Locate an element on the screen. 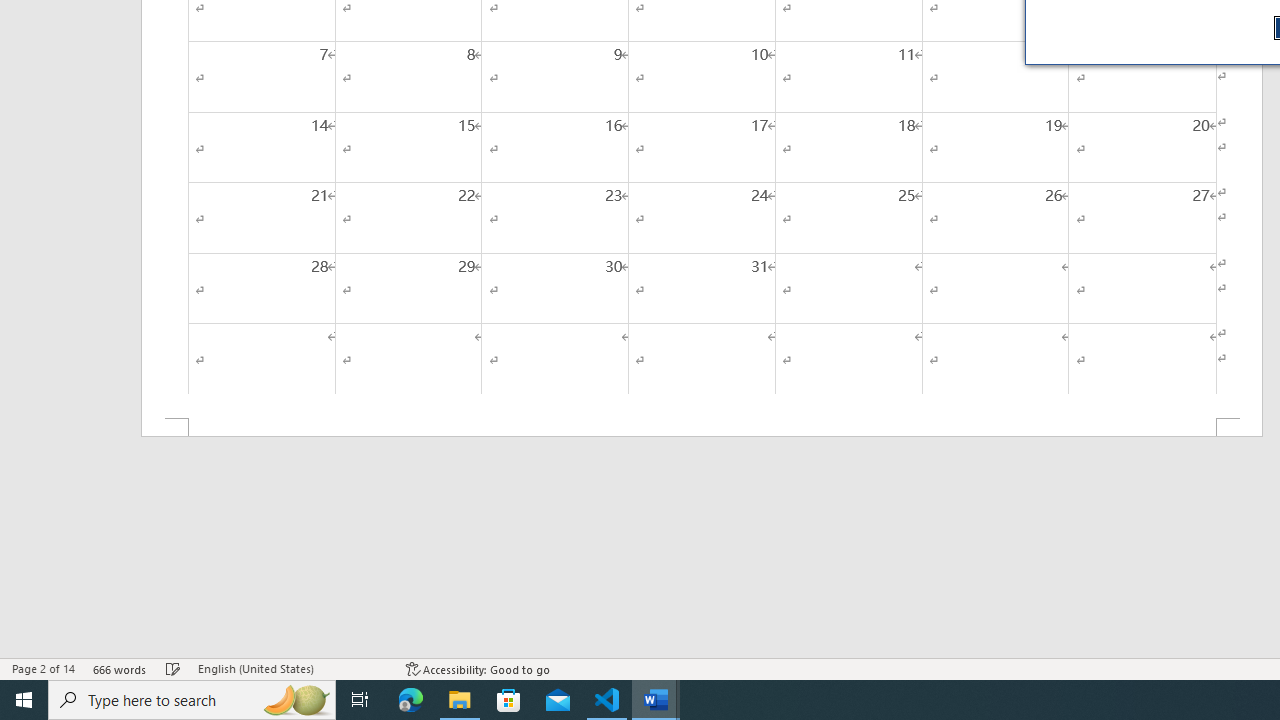 This screenshot has width=1280, height=720. 'Page Number Page 2 of 14' is located at coordinates (43, 669).